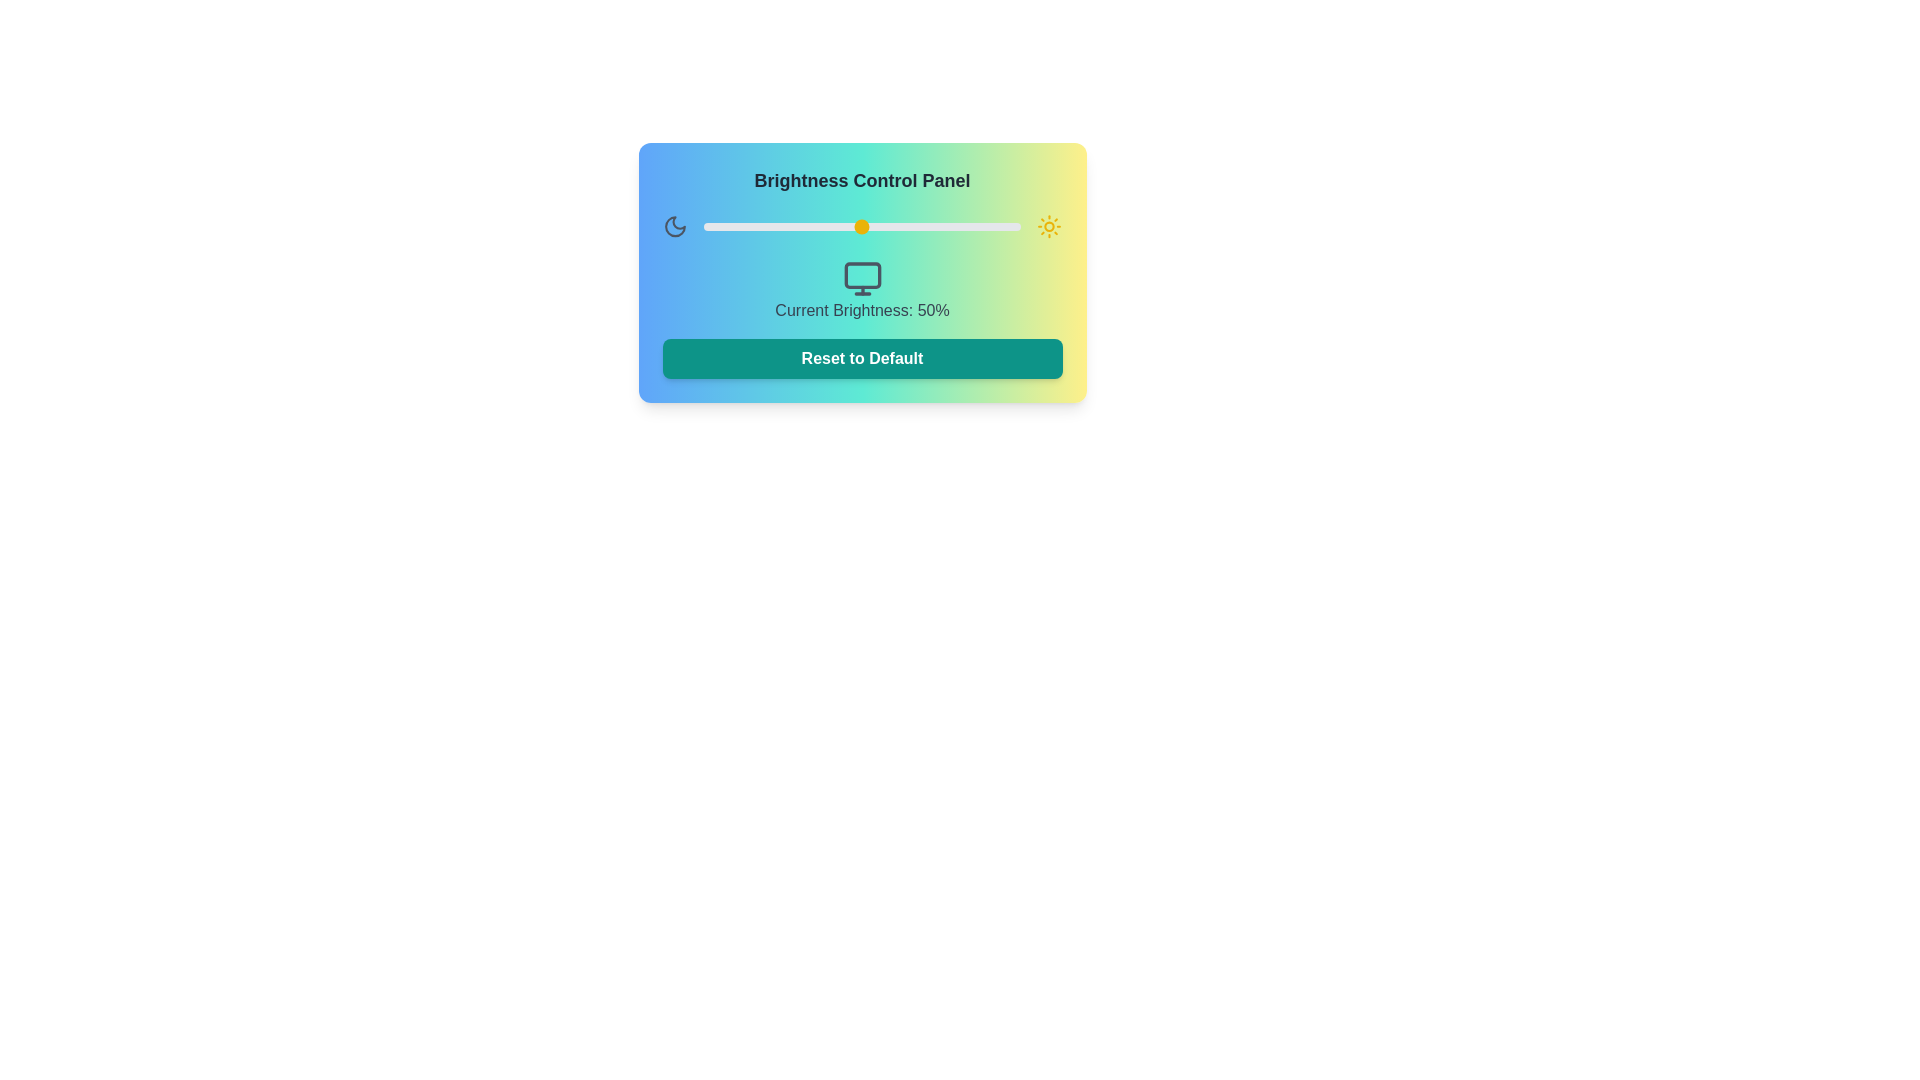 The width and height of the screenshot is (1920, 1080). Describe the element at coordinates (821, 226) in the screenshot. I see `the brightness level` at that location.